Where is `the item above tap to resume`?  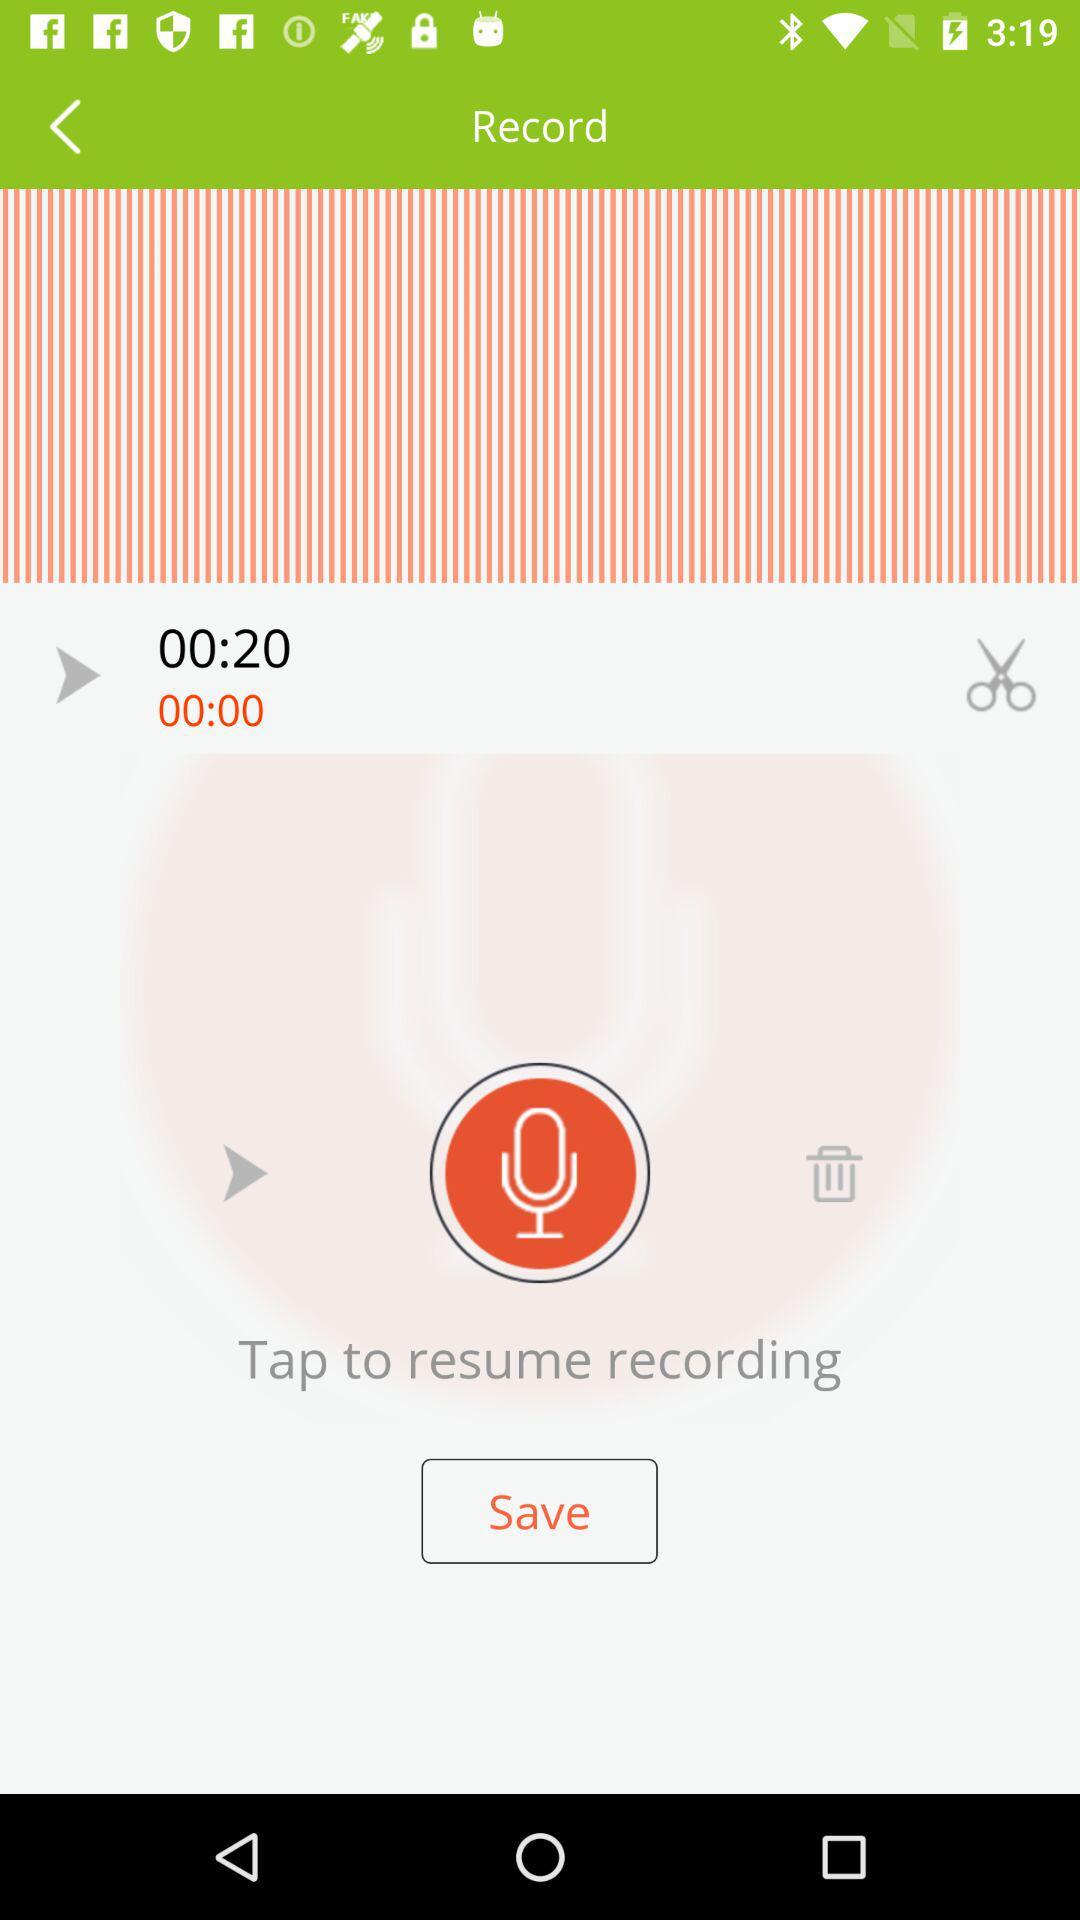 the item above tap to resume is located at coordinates (833, 1172).